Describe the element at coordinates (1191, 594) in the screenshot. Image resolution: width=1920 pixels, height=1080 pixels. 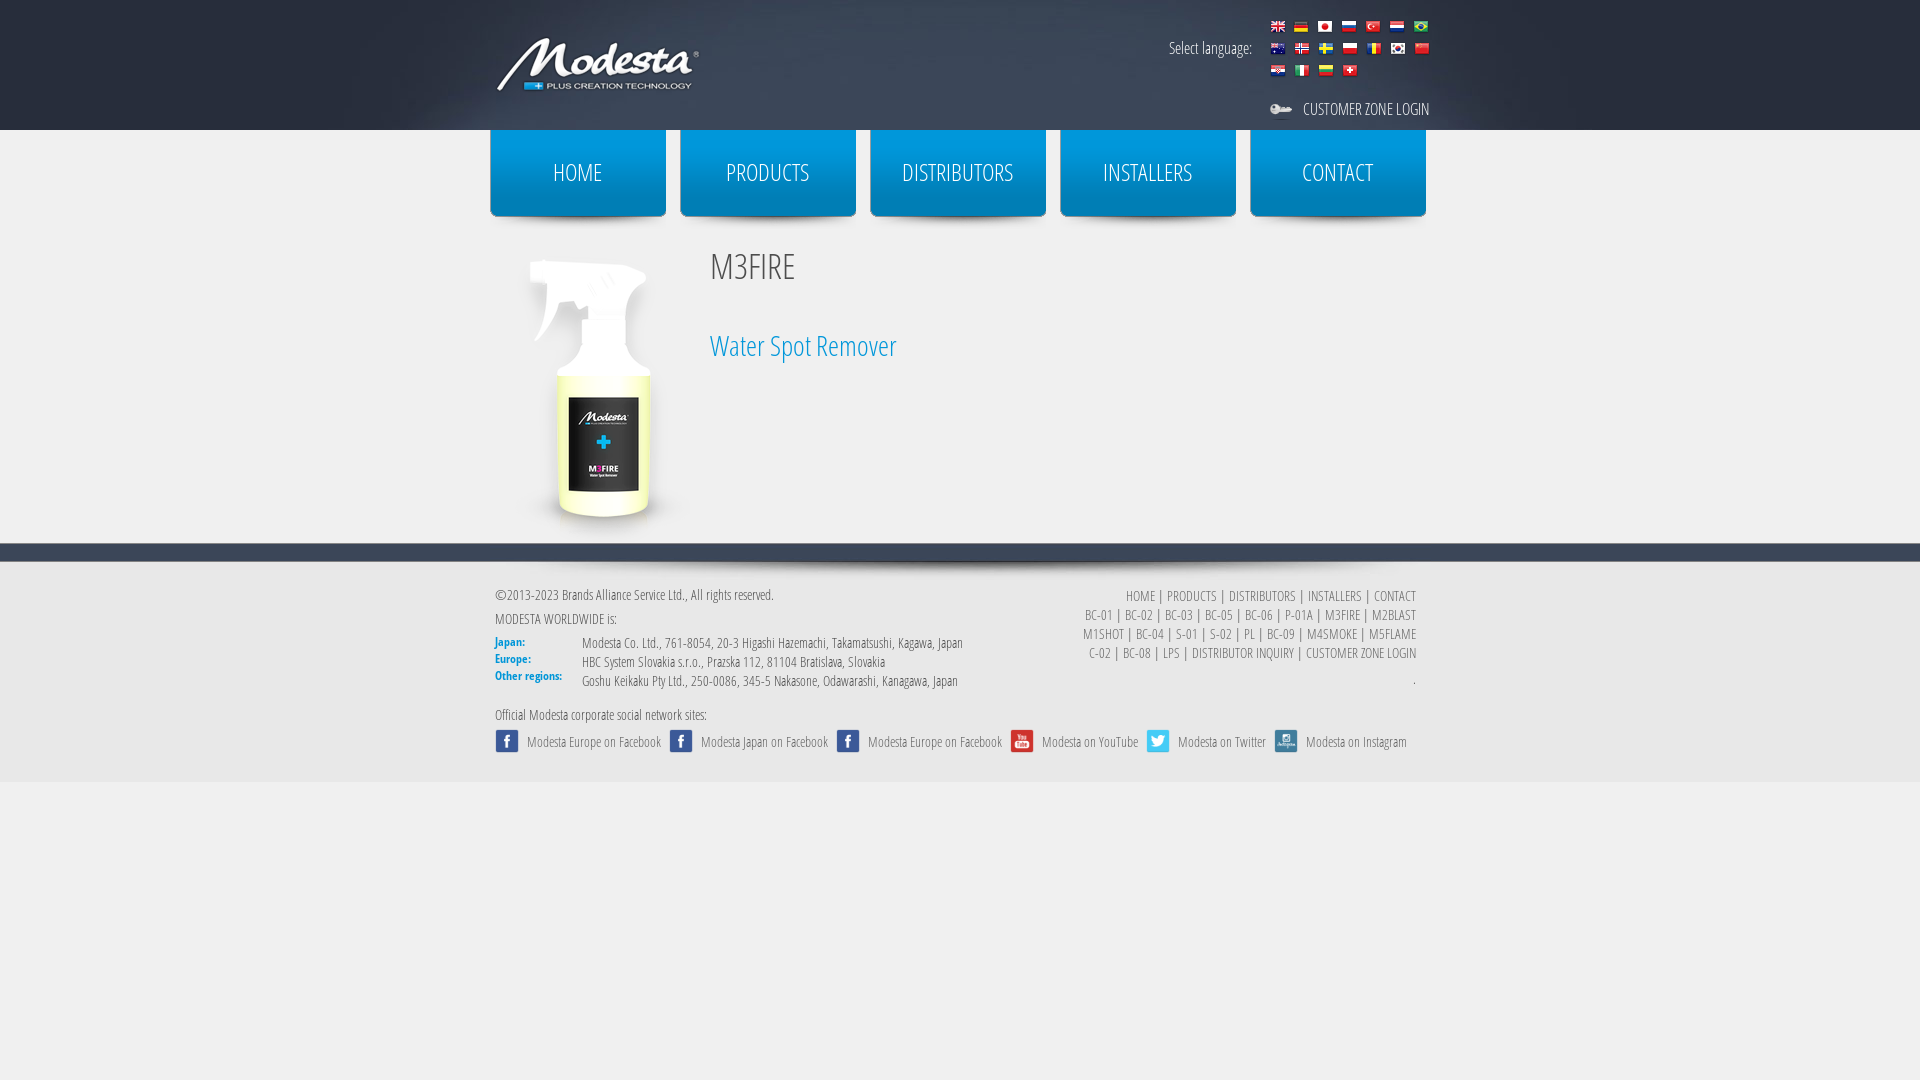
I see `'PRODUCTS'` at that location.